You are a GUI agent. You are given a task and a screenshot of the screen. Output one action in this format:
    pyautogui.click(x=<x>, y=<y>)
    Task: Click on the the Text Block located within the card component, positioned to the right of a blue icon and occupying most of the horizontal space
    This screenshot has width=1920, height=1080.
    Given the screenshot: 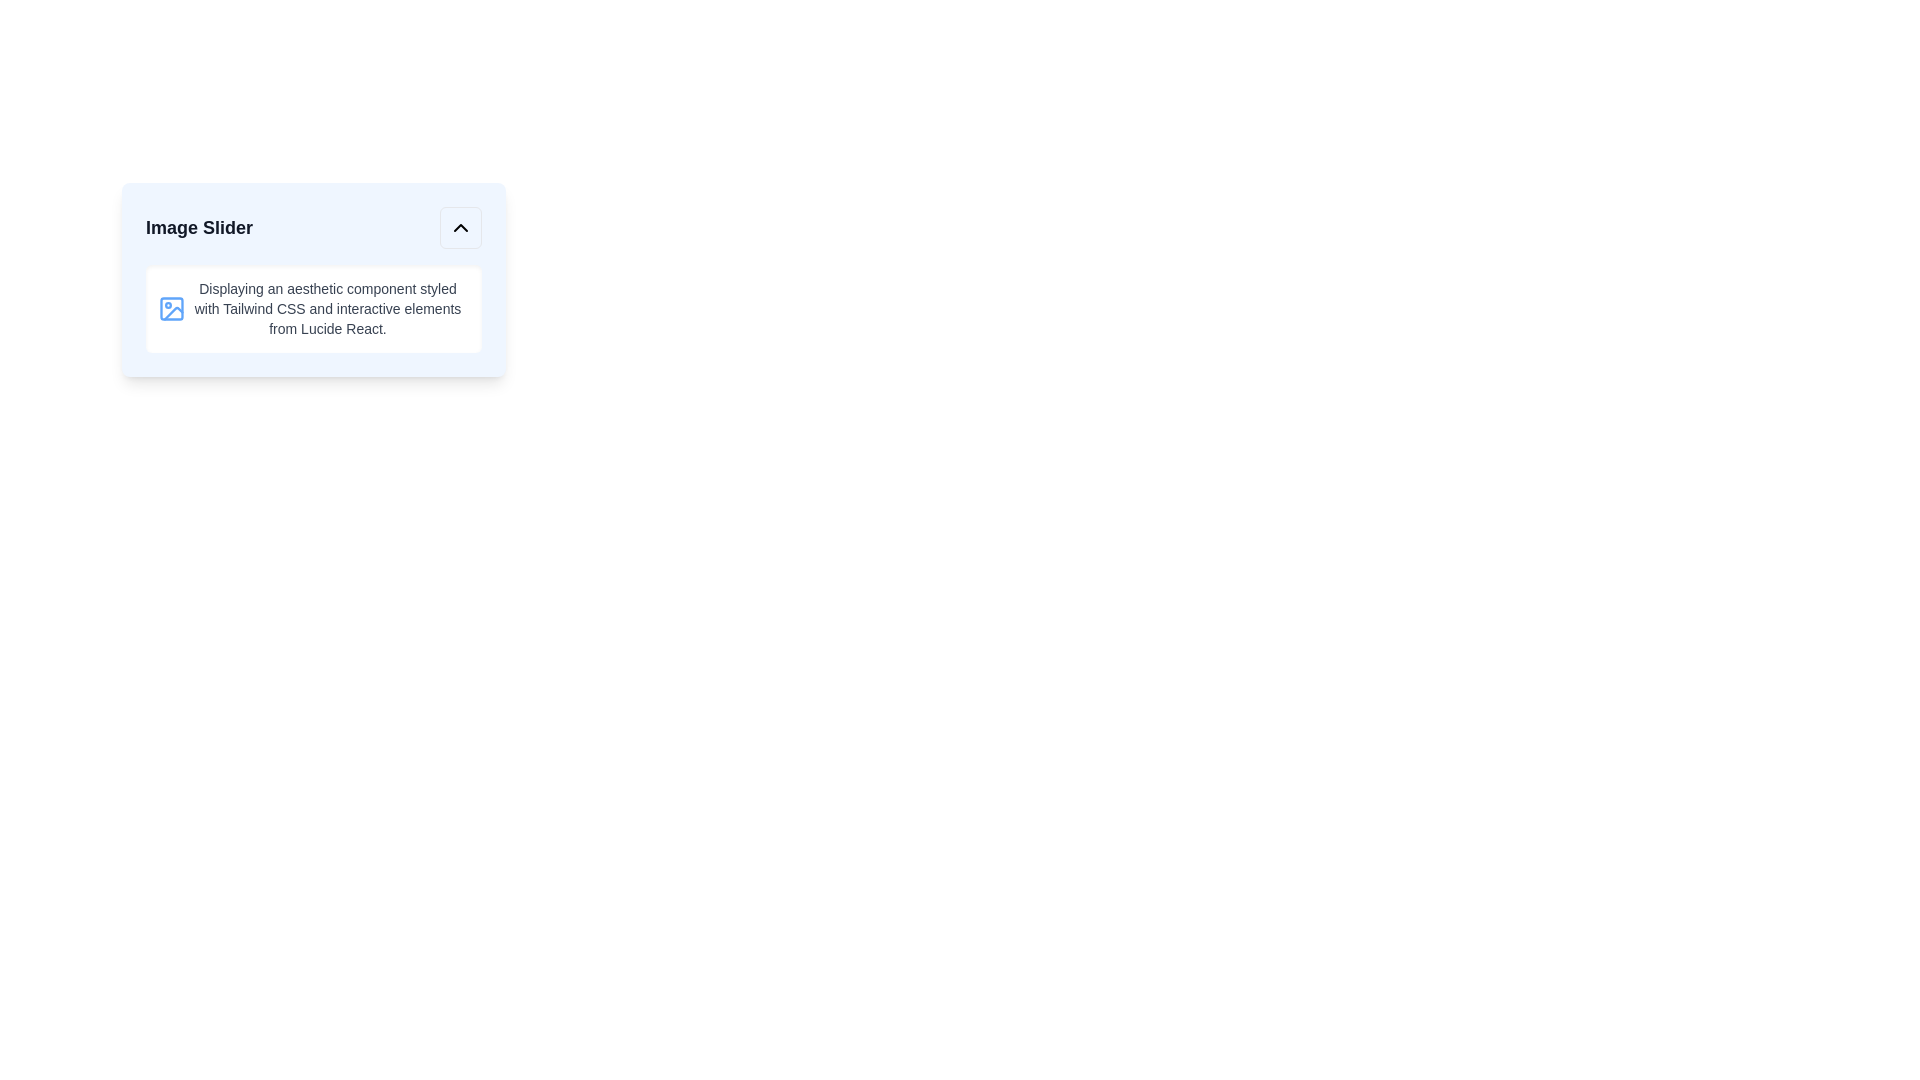 What is the action you would take?
    pyautogui.click(x=327, y=308)
    